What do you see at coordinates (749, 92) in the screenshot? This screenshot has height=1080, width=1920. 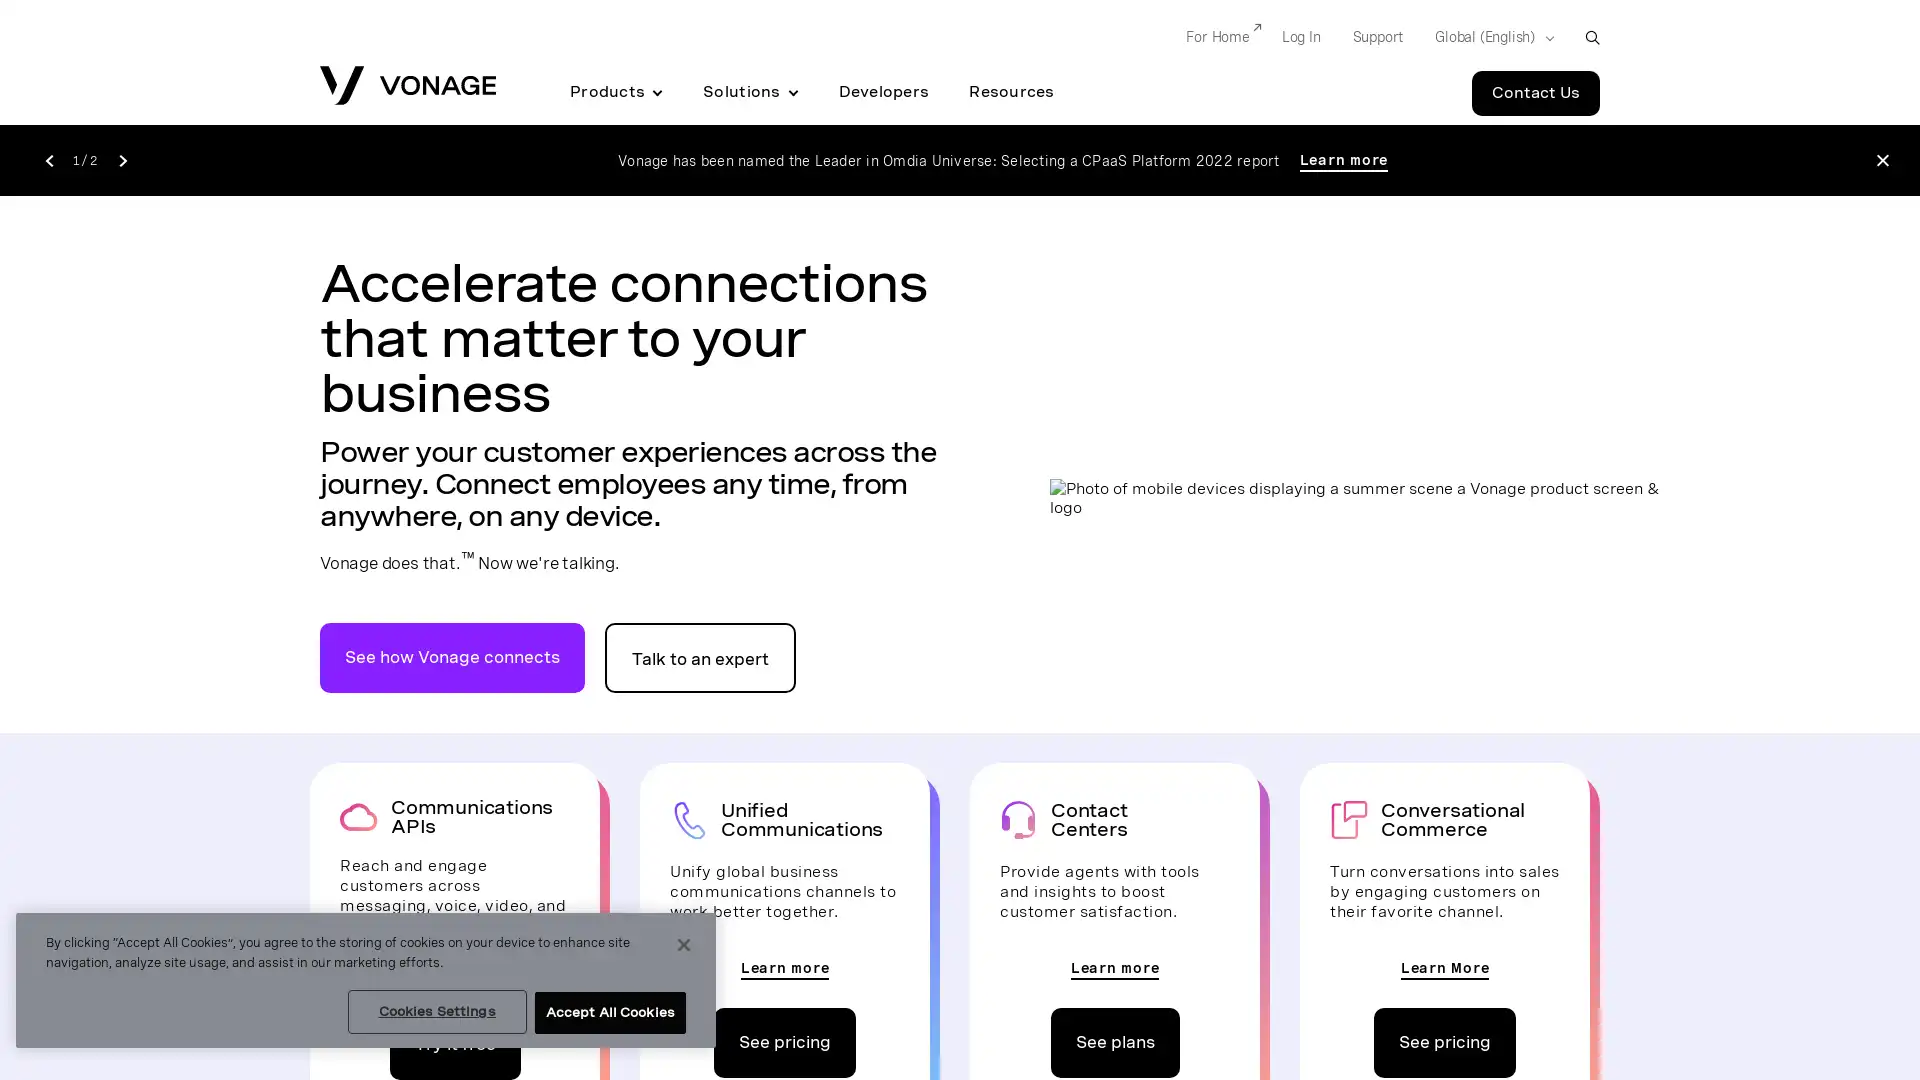 I see `Solutions` at bounding box center [749, 92].